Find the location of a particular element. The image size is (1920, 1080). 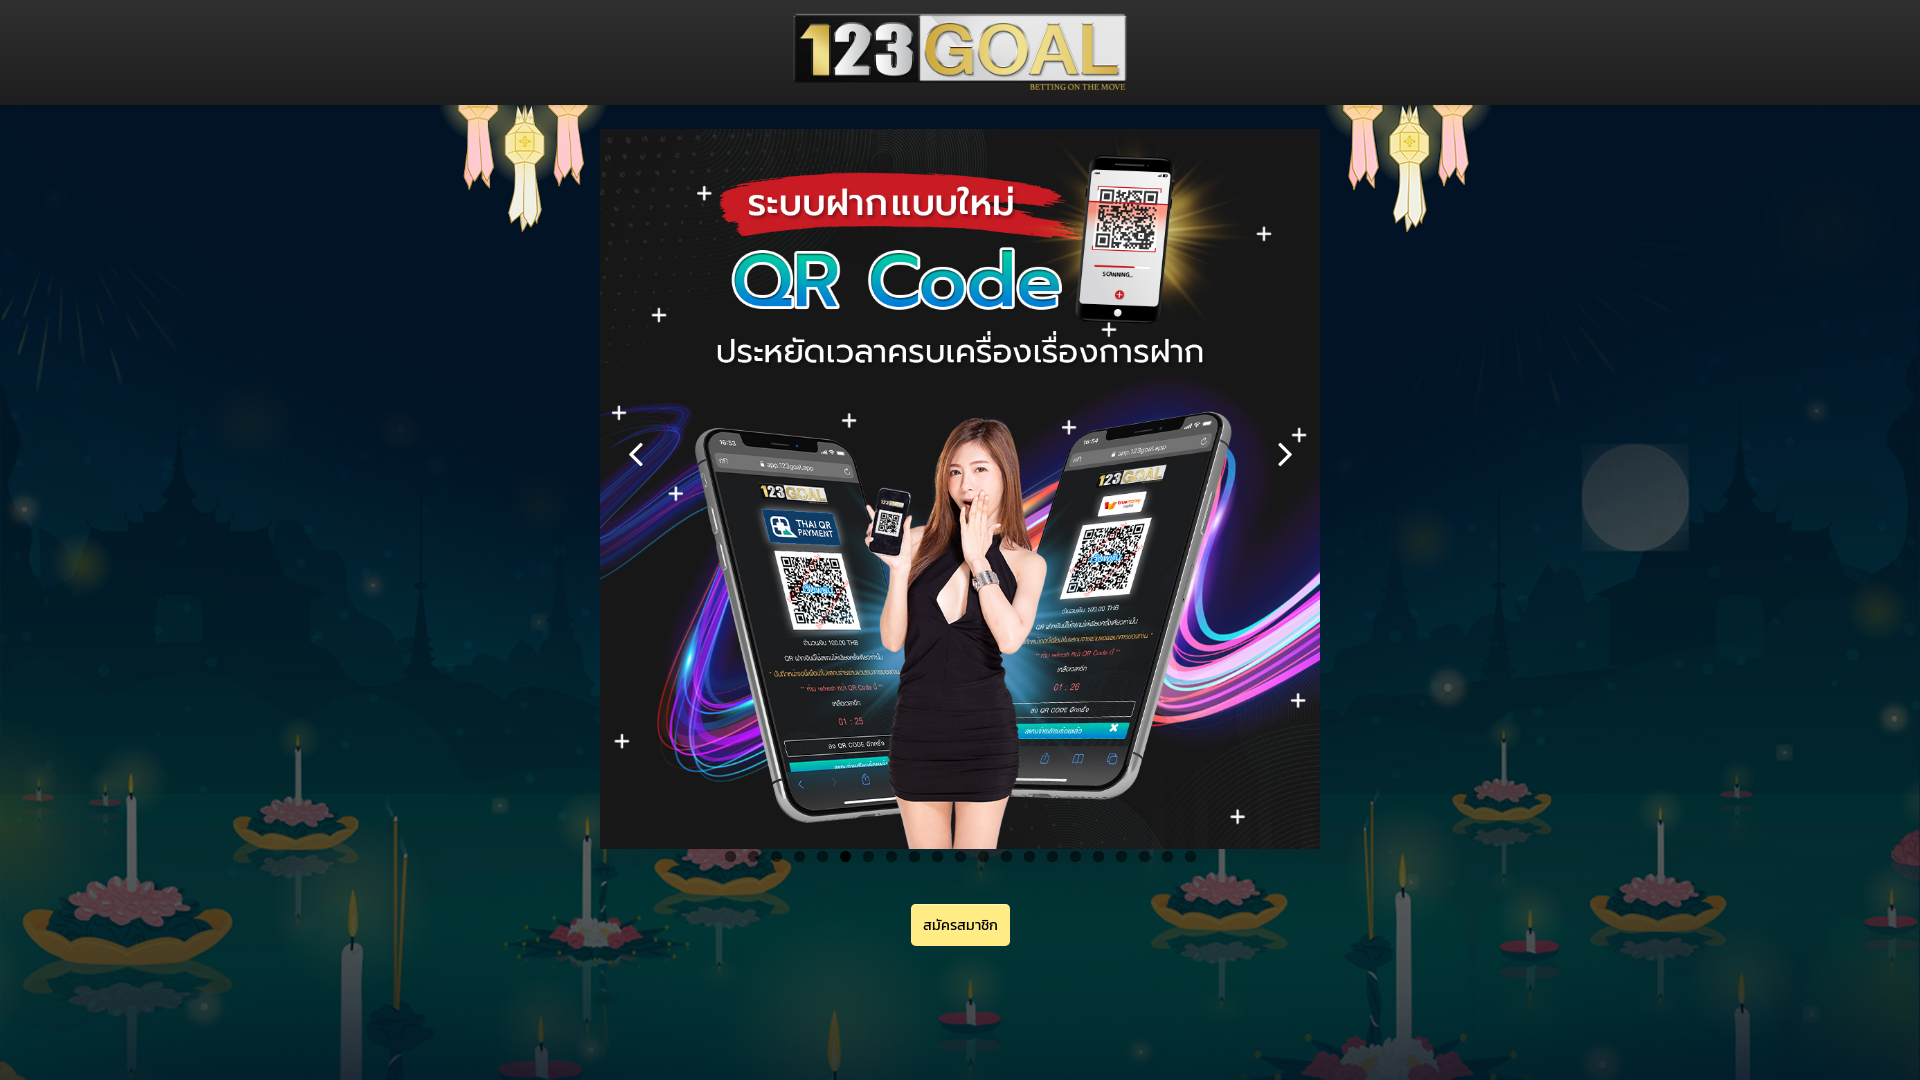

'1' is located at coordinates (723, 855).